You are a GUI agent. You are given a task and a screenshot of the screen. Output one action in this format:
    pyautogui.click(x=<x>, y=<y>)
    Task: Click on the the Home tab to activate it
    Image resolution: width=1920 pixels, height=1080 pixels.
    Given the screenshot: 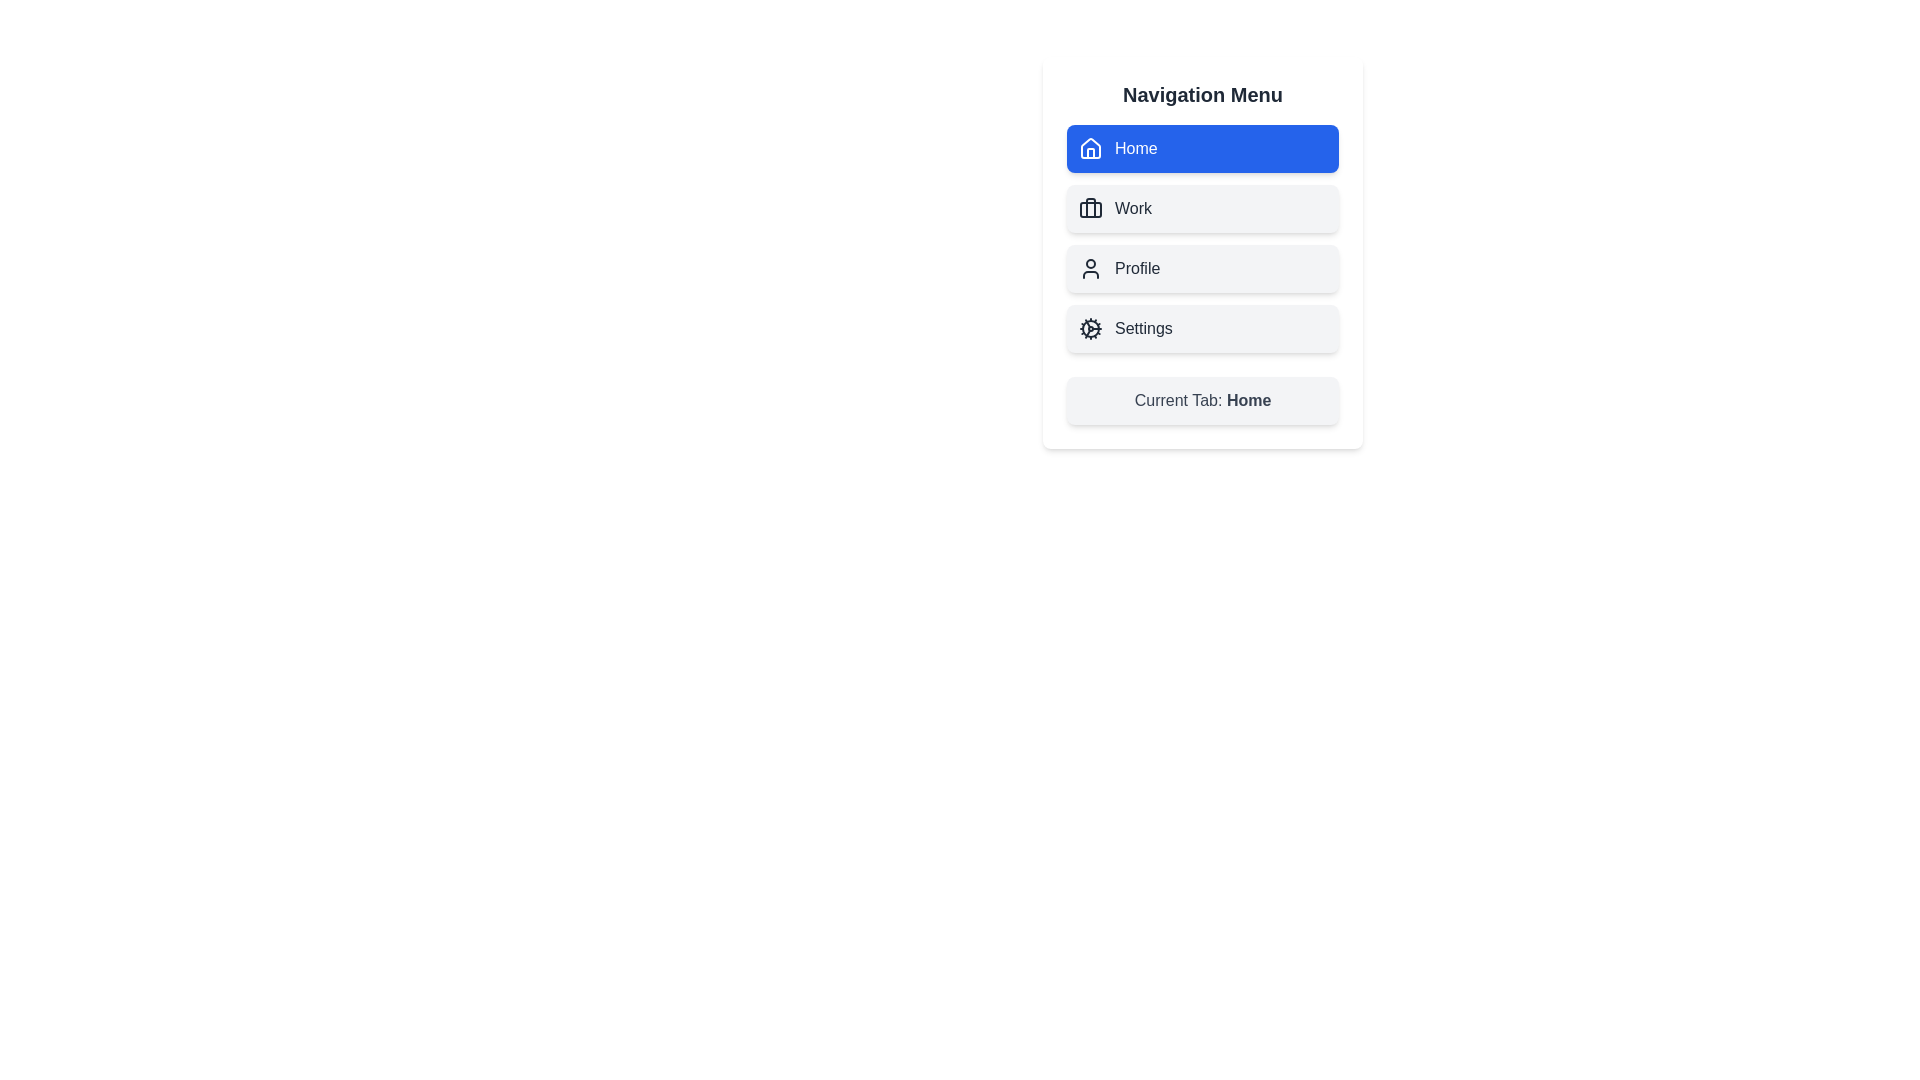 What is the action you would take?
    pyautogui.click(x=1202, y=148)
    